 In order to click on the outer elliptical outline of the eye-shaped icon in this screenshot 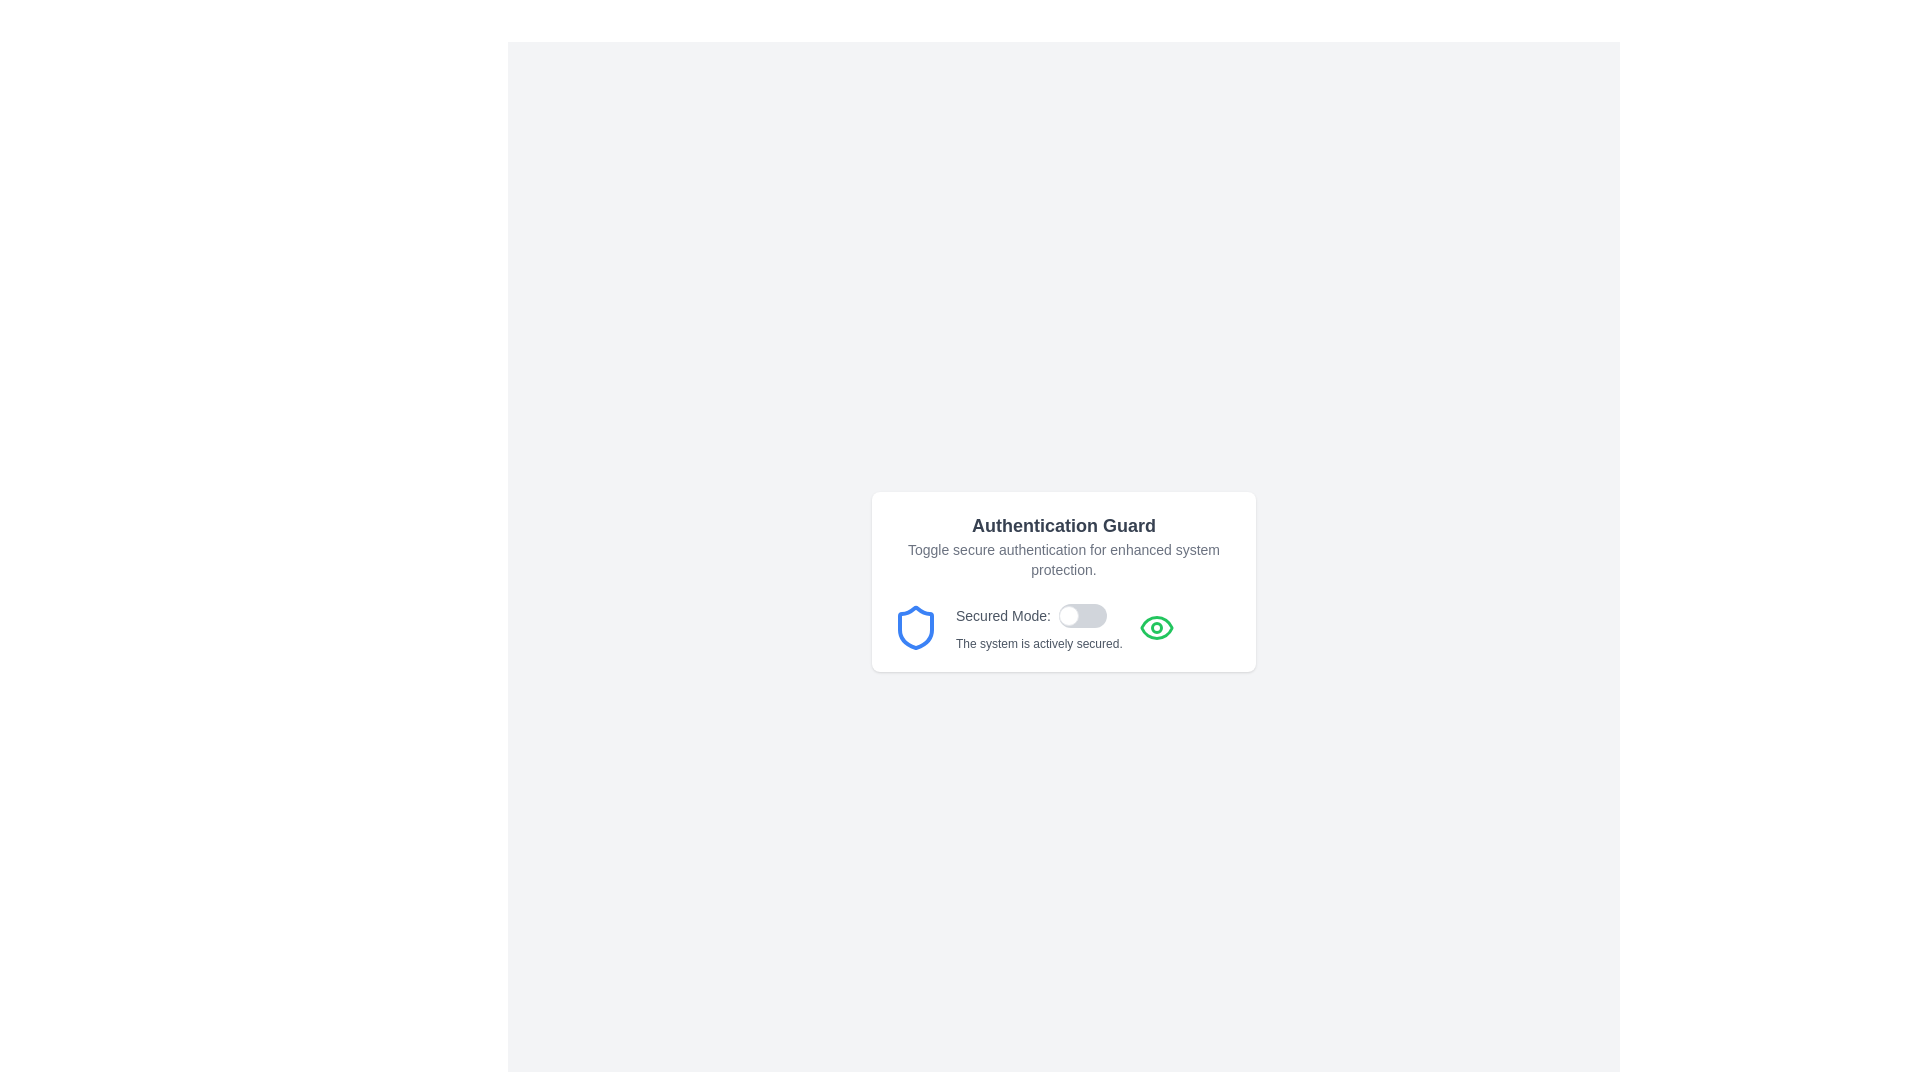, I will do `click(1156, 627)`.